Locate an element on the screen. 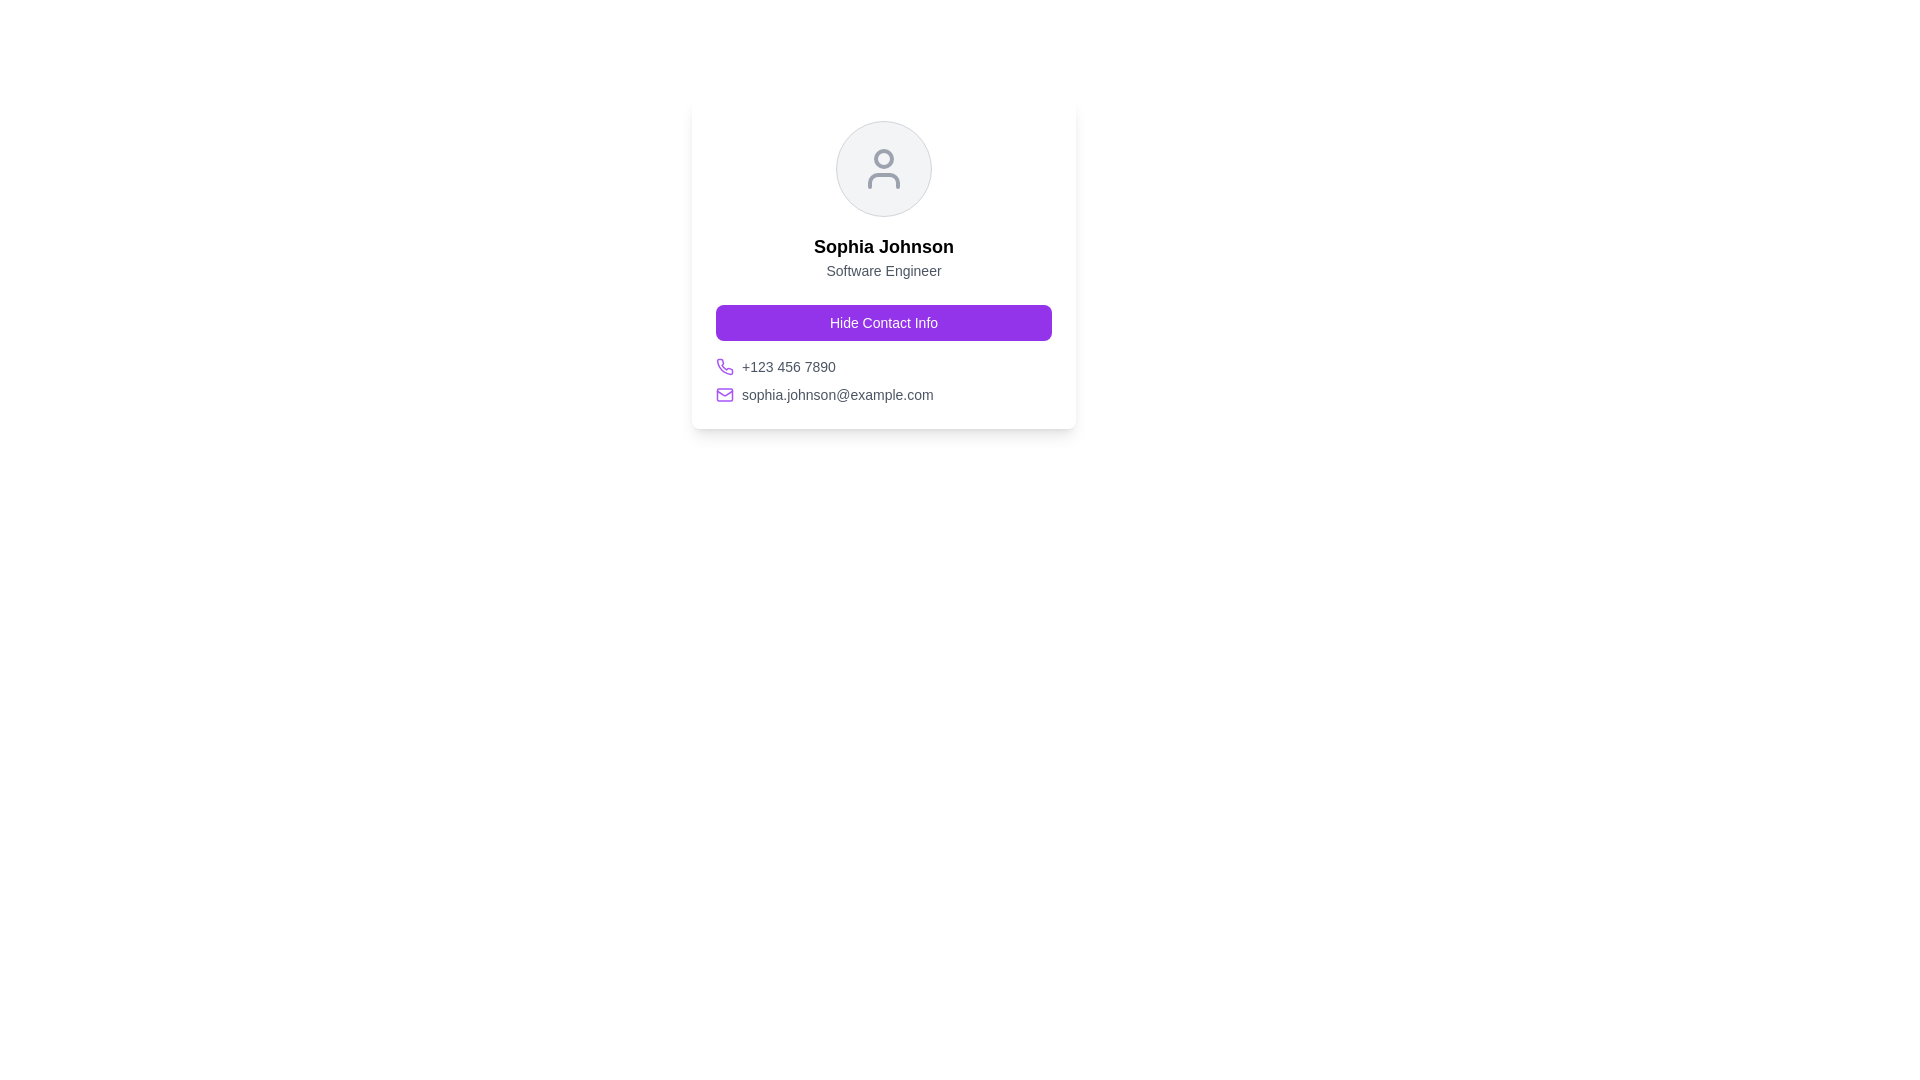 This screenshot has height=1080, width=1920. the purple outline phone icon located to the left of the phone number '+123 456 7890' in the contact details section is located at coordinates (723, 366).